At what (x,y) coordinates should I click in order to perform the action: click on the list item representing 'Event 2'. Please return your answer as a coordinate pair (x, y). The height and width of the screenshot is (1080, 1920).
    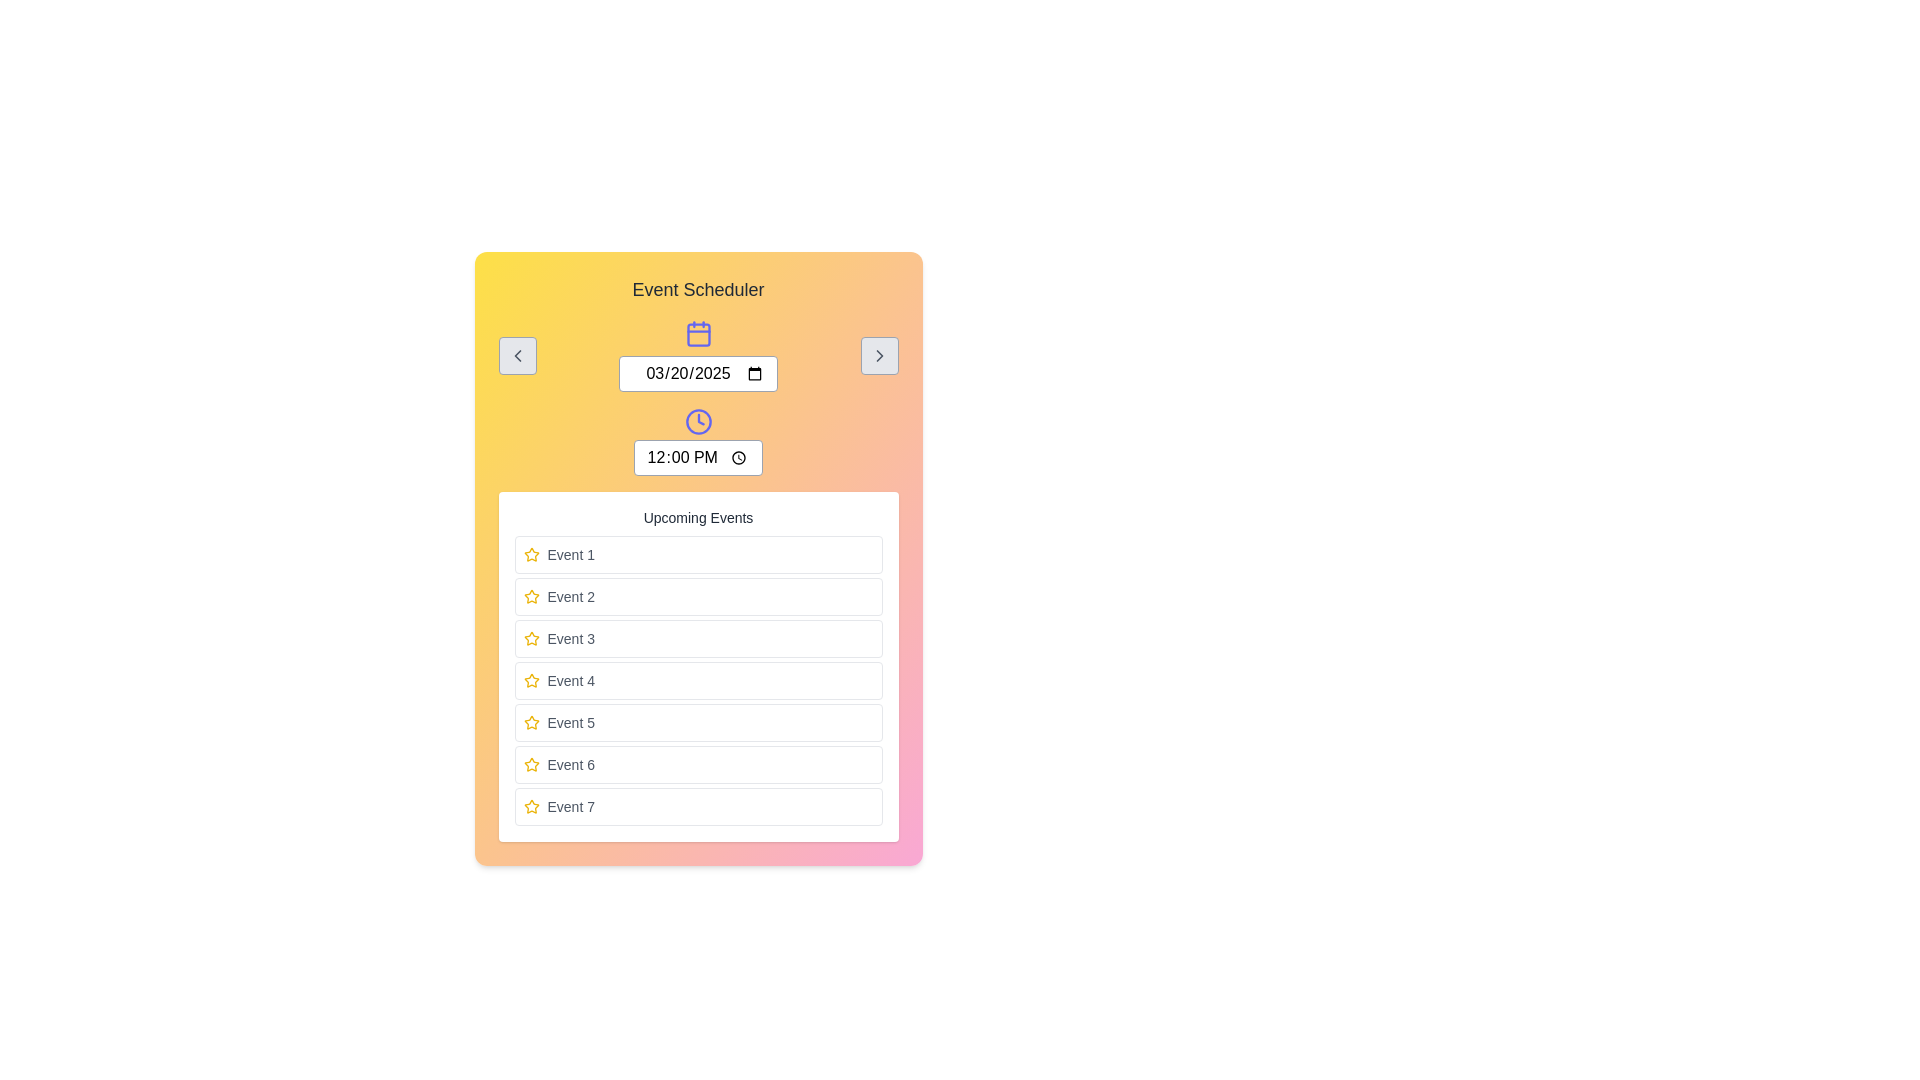
    Looking at the image, I should click on (698, 596).